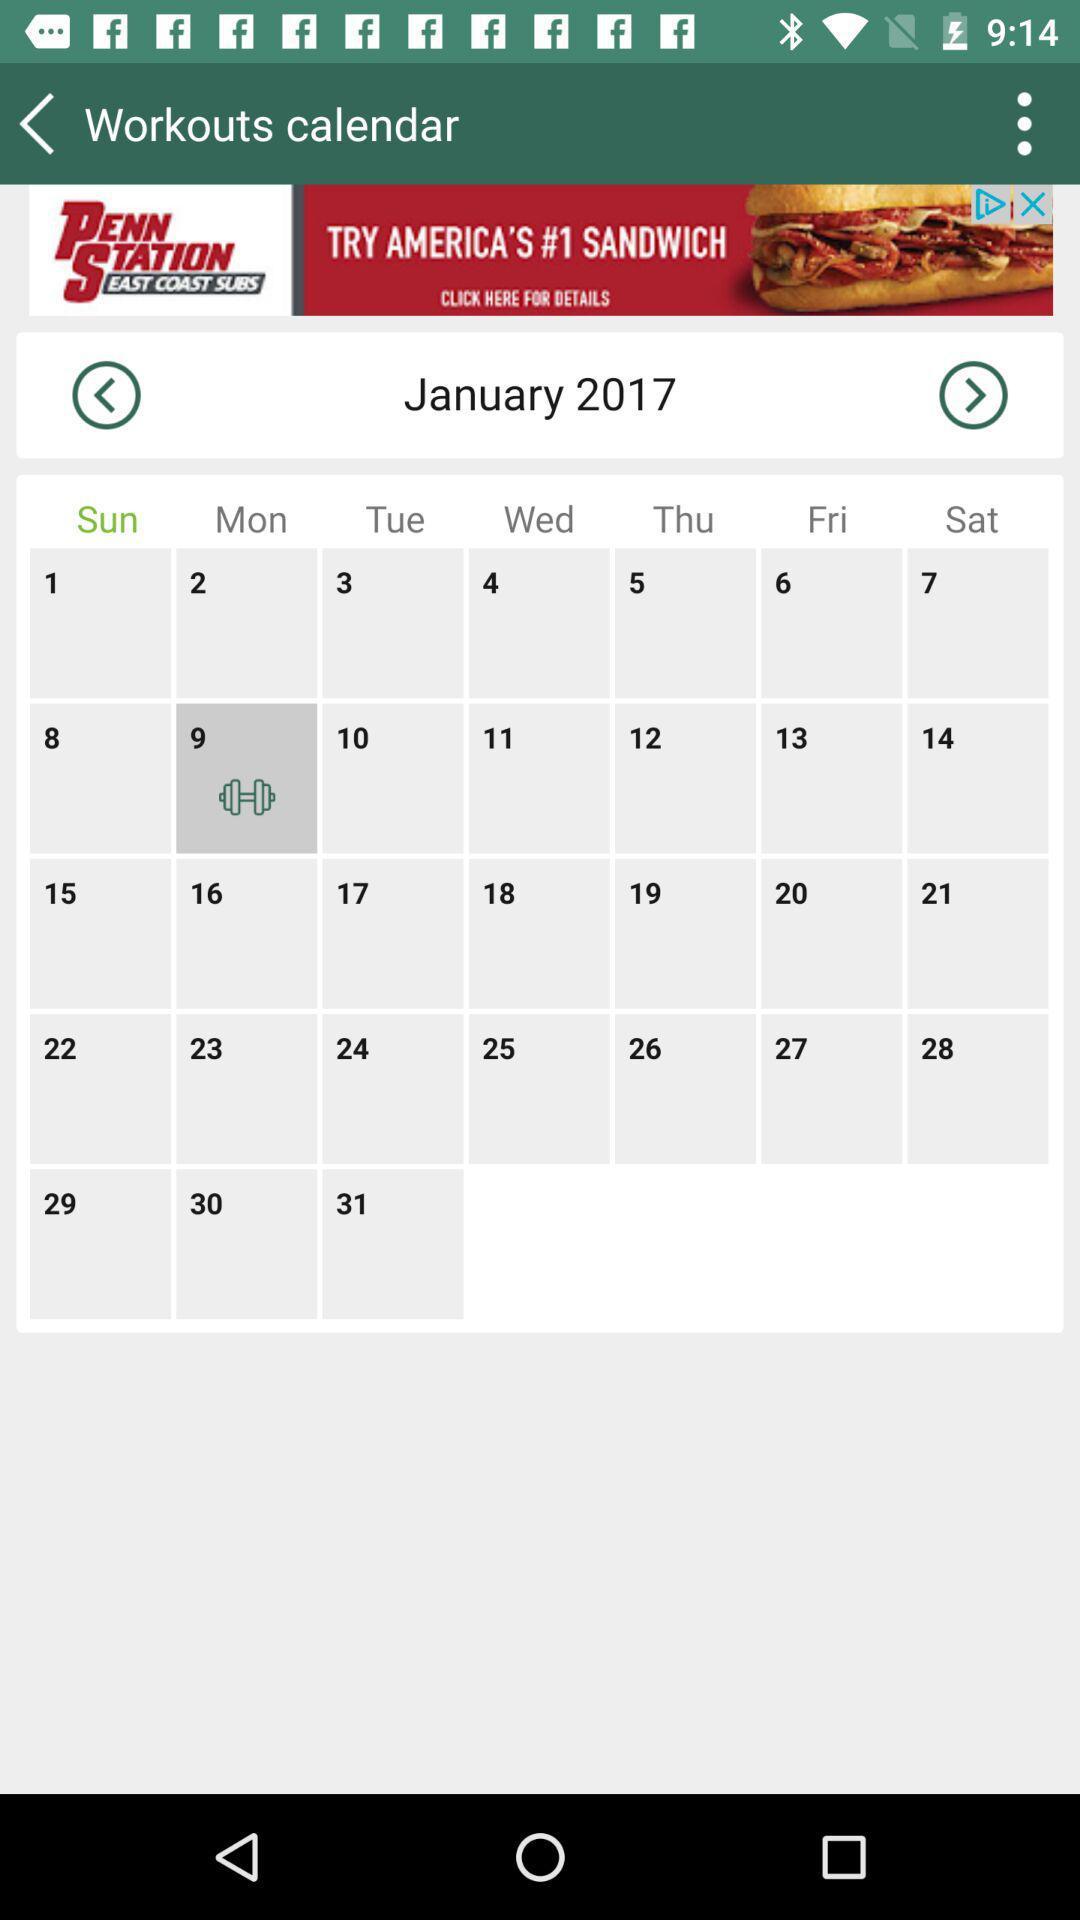 This screenshot has height=1920, width=1080. Describe the element at coordinates (1031, 122) in the screenshot. I see `the more icon` at that location.